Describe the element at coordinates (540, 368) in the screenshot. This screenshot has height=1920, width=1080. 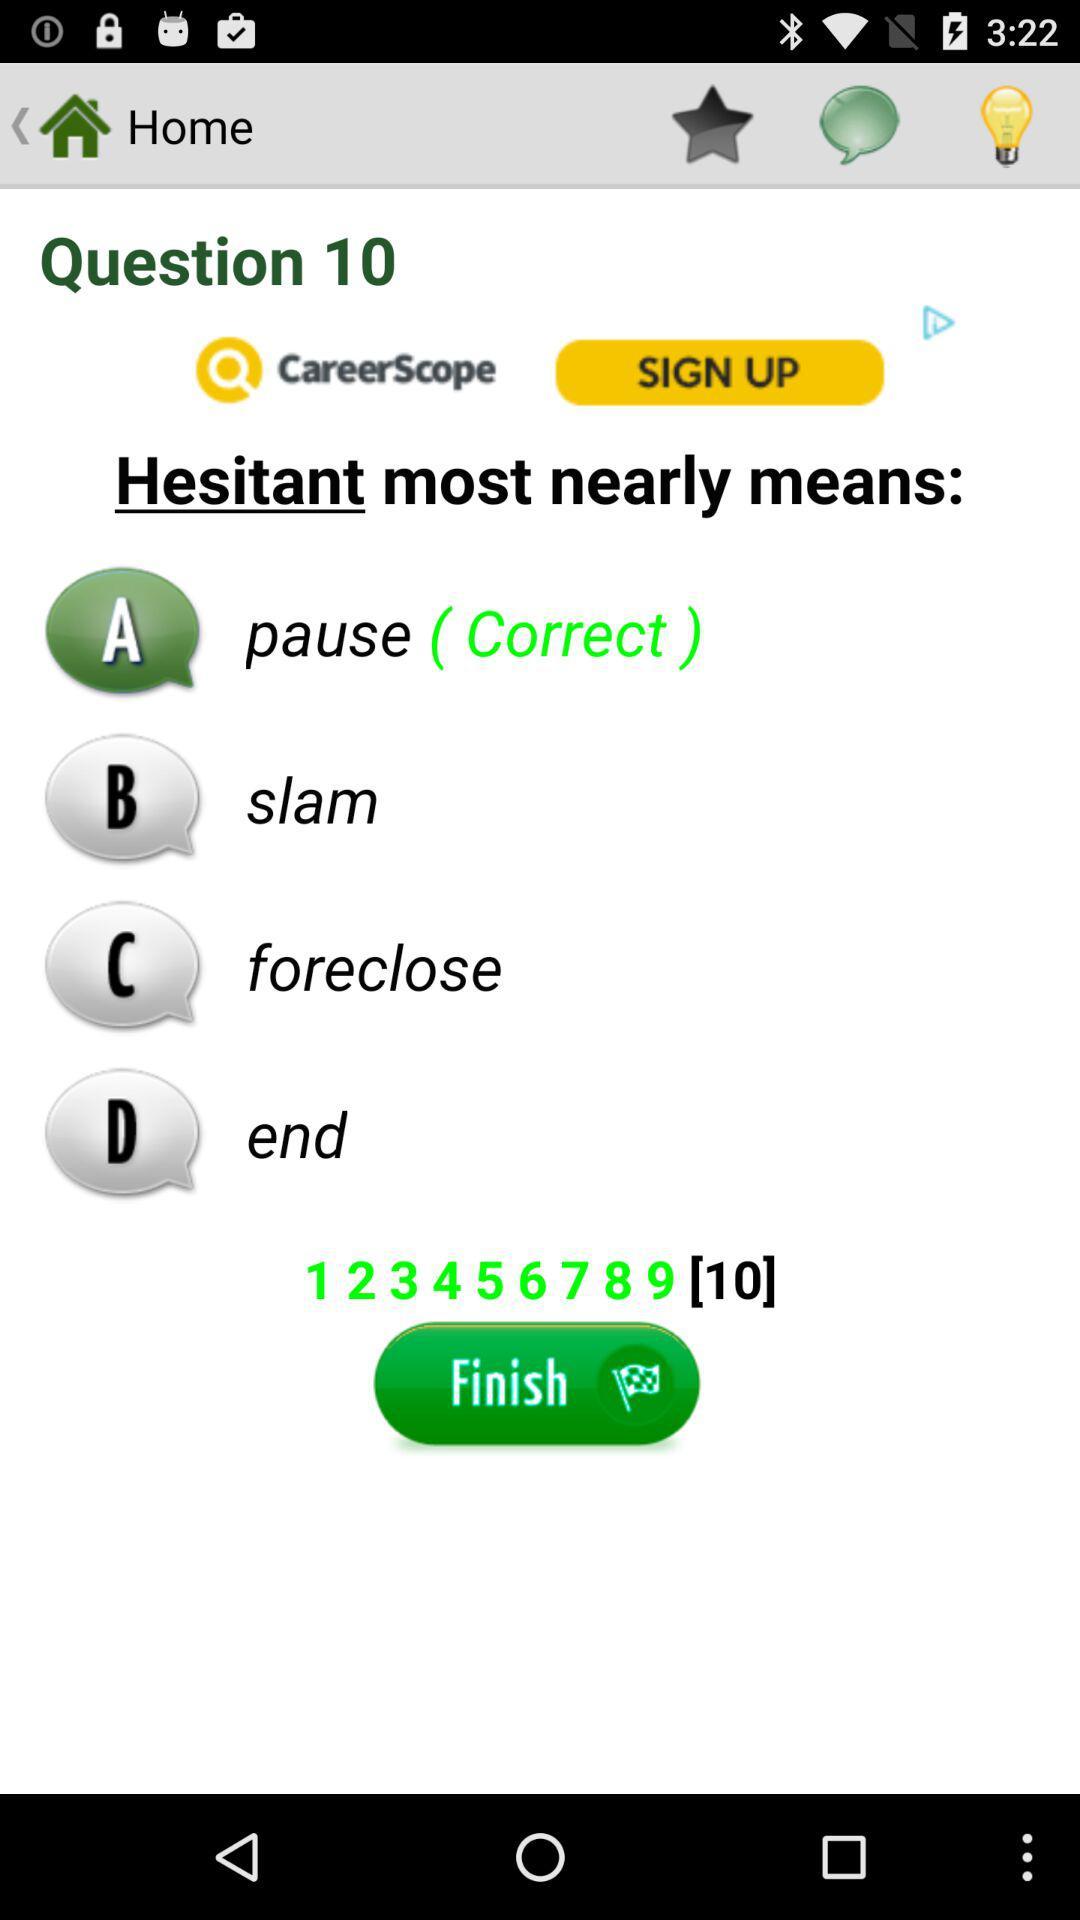
I see `sing up option` at that location.